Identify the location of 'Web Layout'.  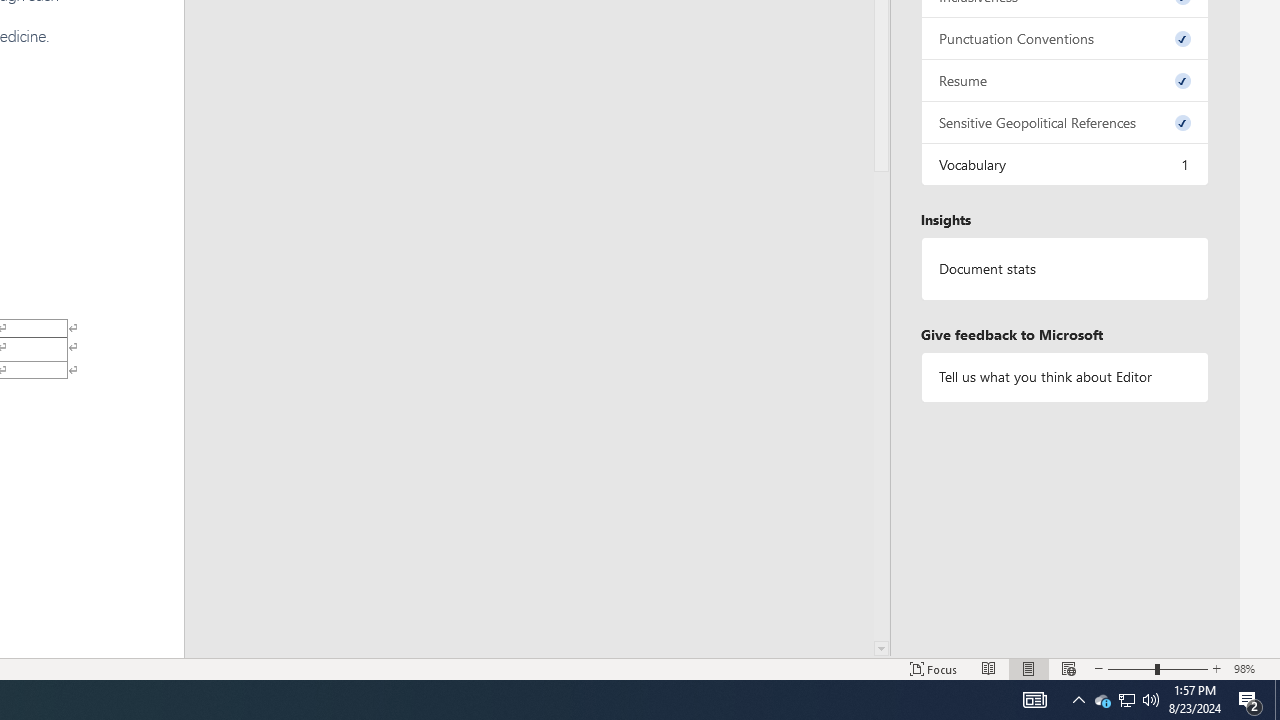
(1068, 669).